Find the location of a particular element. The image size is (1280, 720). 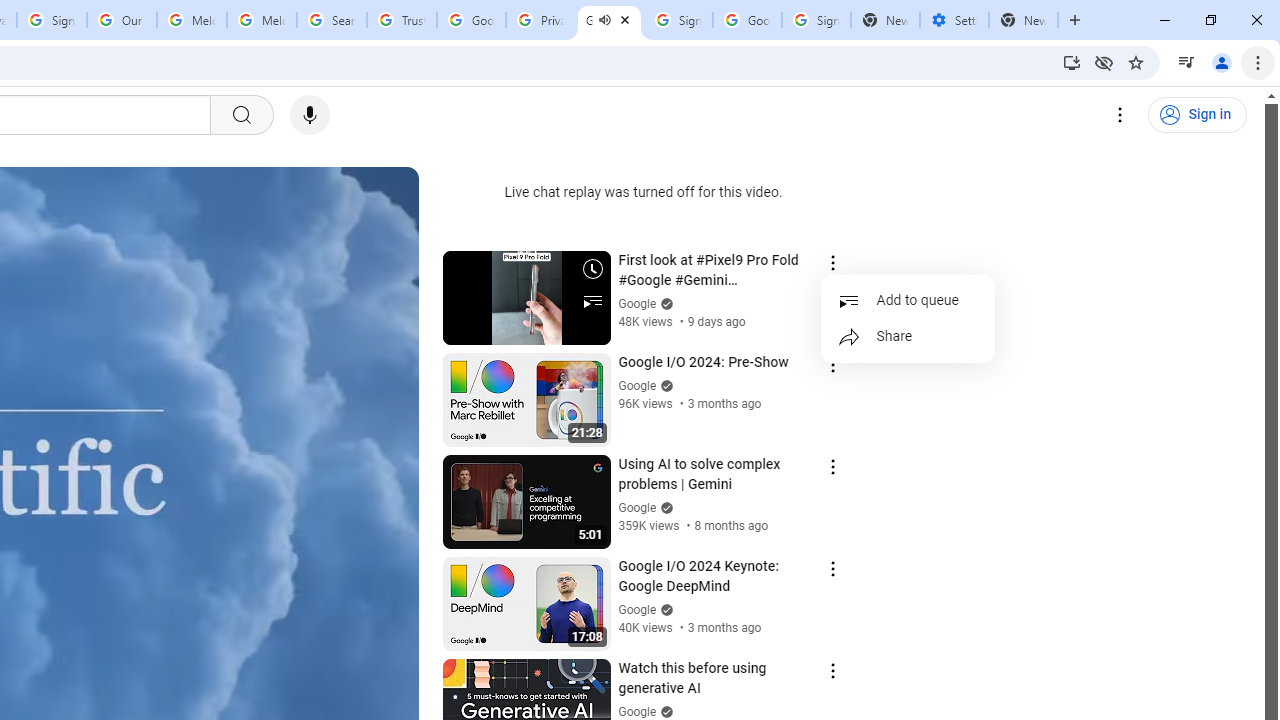

'Verified' is located at coordinates (664, 710).